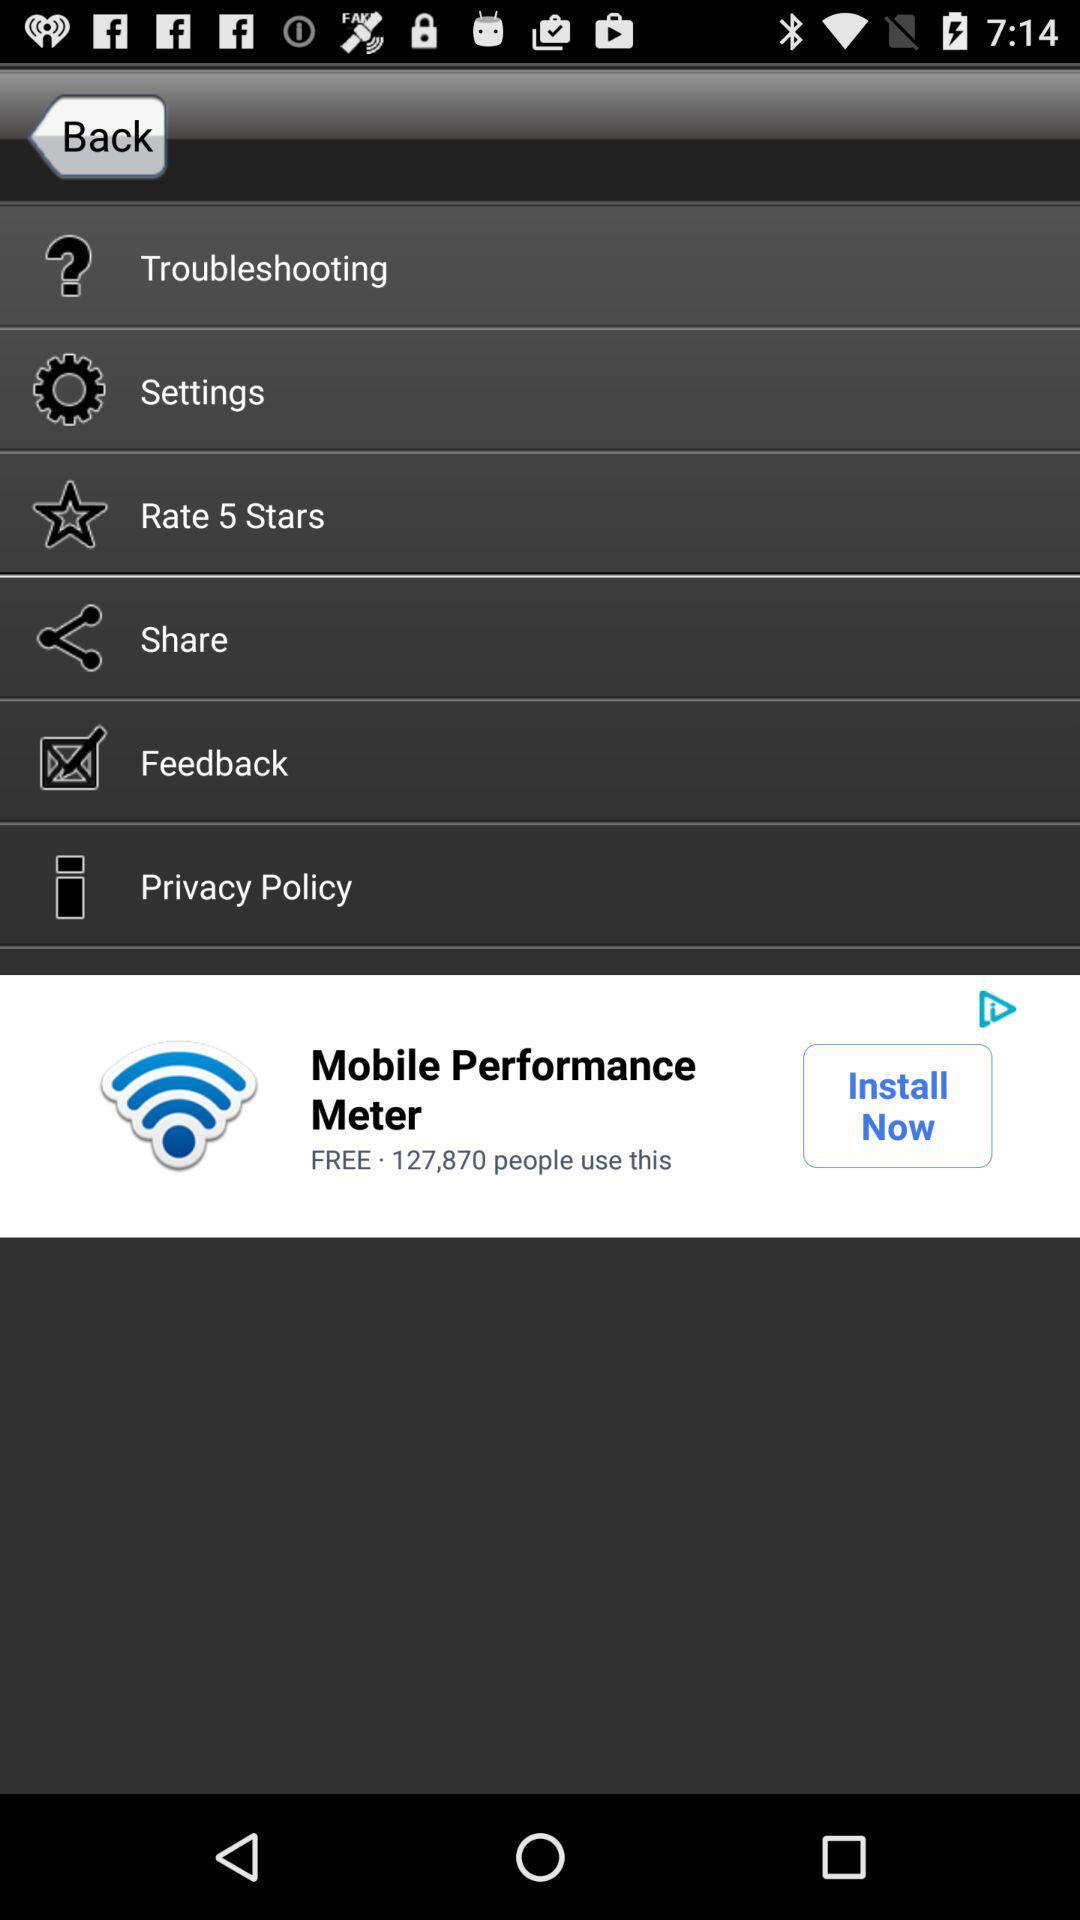 The width and height of the screenshot is (1080, 1920). Describe the element at coordinates (177, 1105) in the screenshot. I see `the icon on the left` at that location.